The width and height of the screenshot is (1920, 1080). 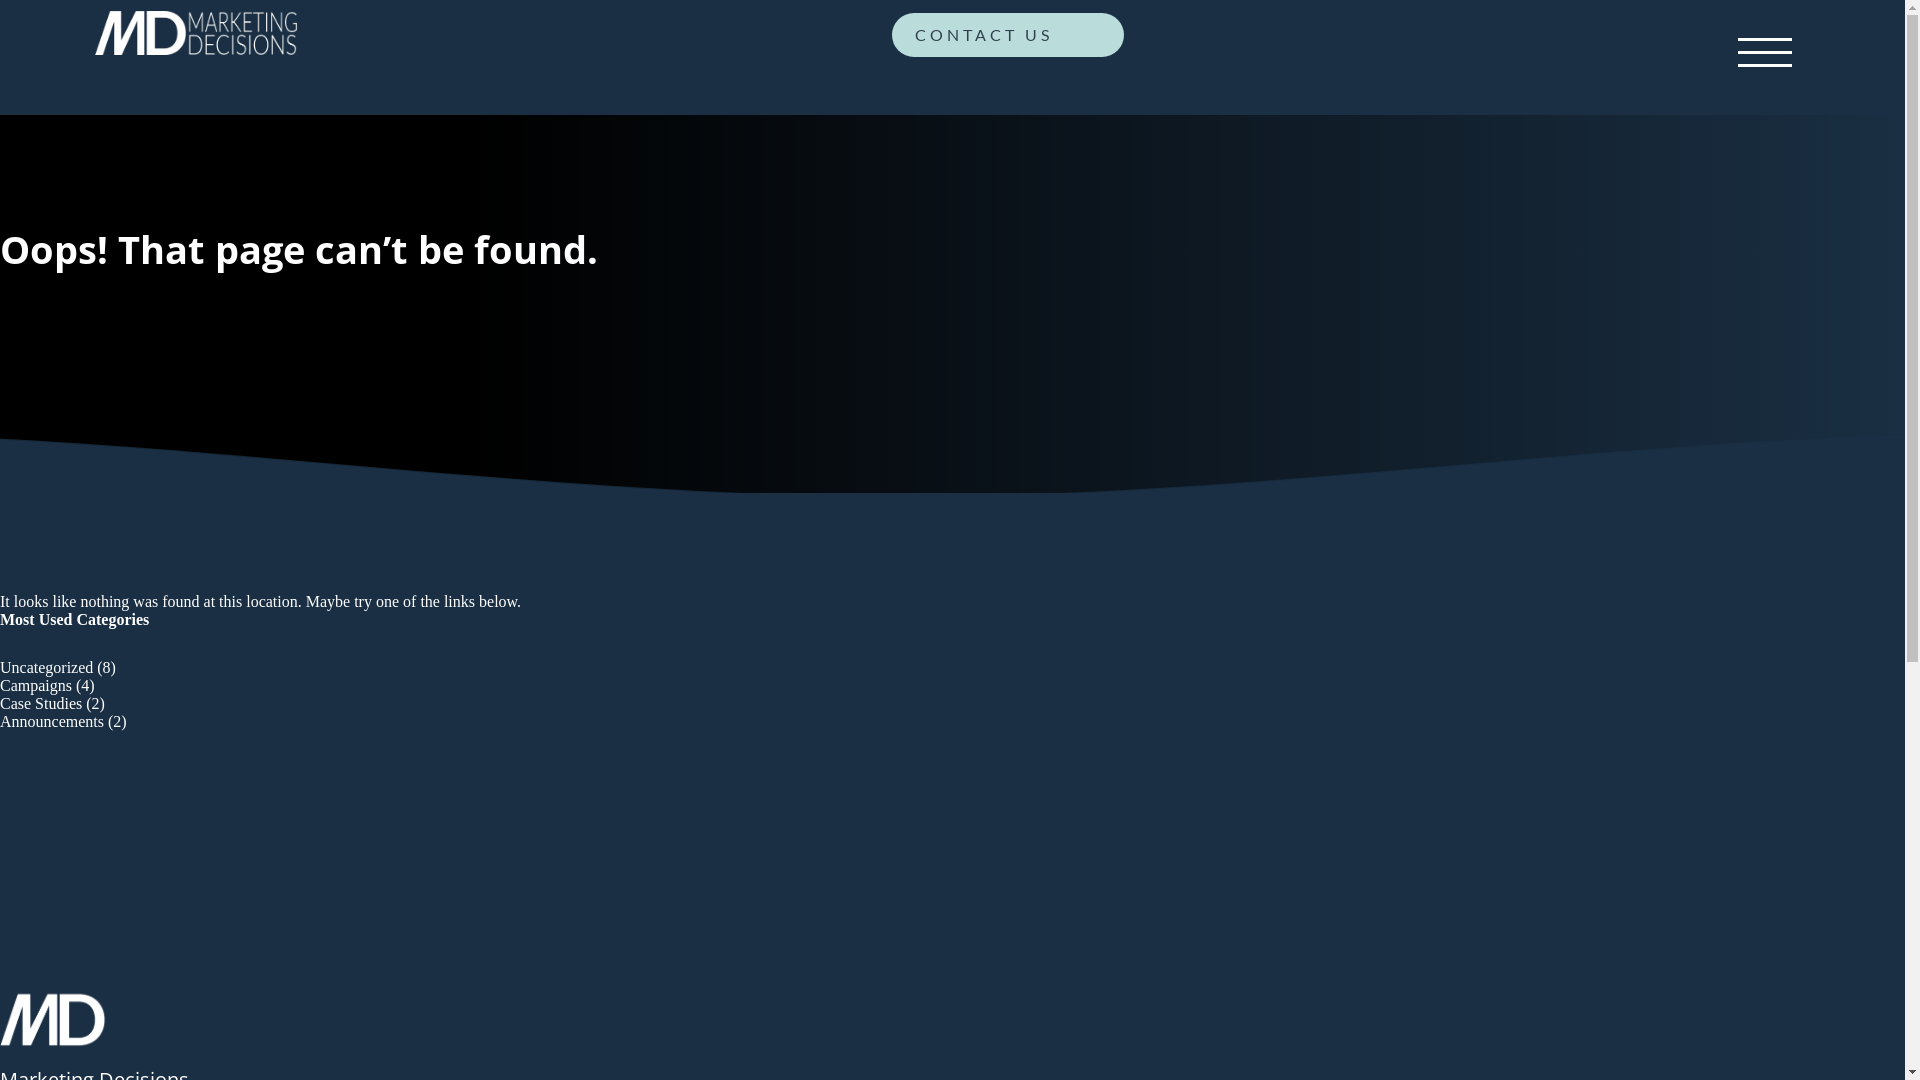 I want to click on 'Campaigns', so click(x=35, y=684).